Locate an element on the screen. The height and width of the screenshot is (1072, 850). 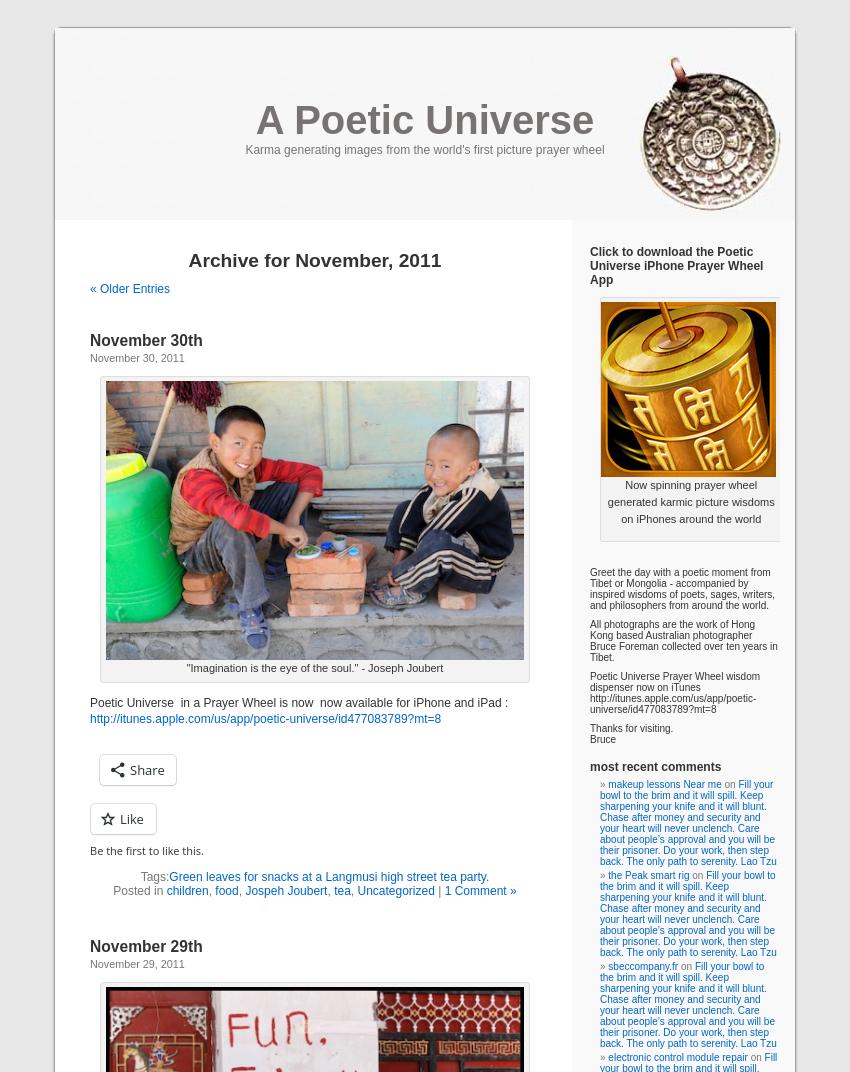
'children' is located at coordinates (186, 891).